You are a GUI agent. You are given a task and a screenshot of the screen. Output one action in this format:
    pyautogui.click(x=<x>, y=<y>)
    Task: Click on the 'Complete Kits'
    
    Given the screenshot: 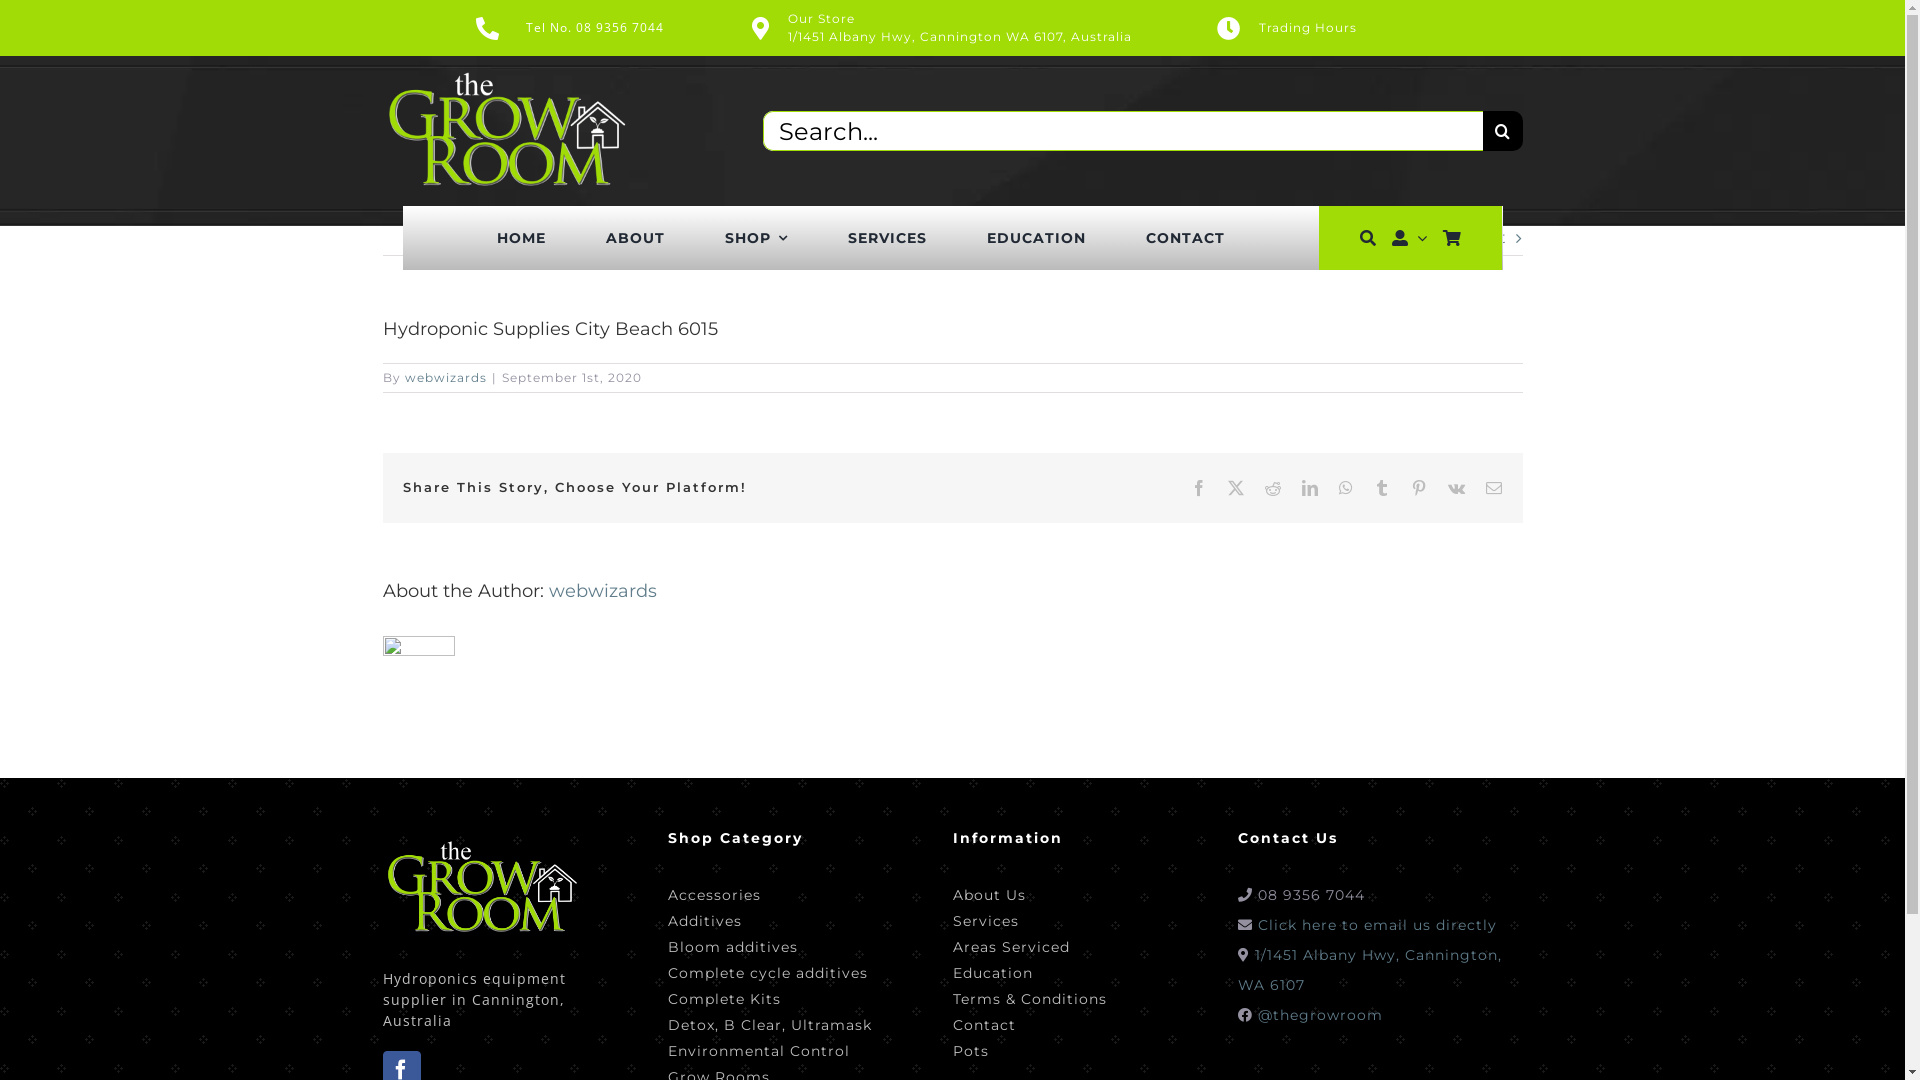 What is the action you would take?
    pyautogui.click(x=768, y=996)
    